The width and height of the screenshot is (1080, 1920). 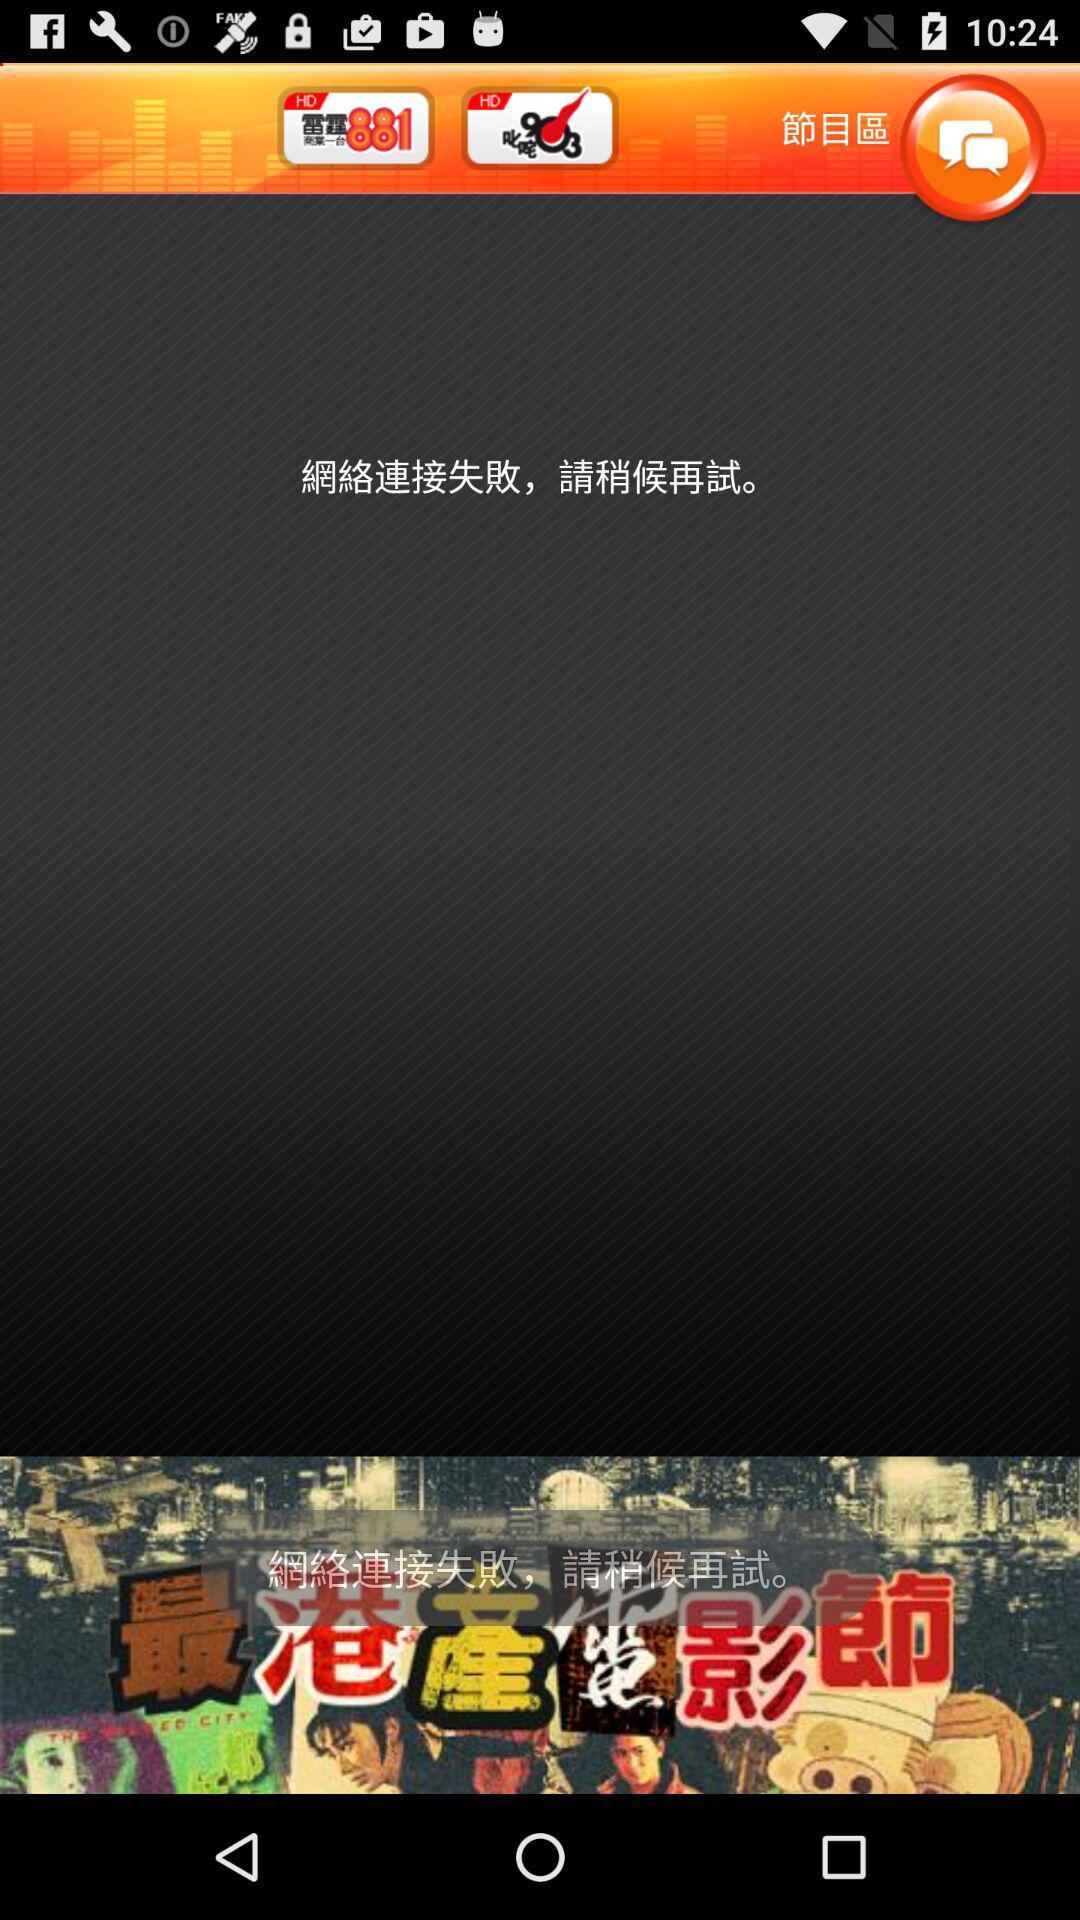 I want to click on chat, so click(x=971, y=148).